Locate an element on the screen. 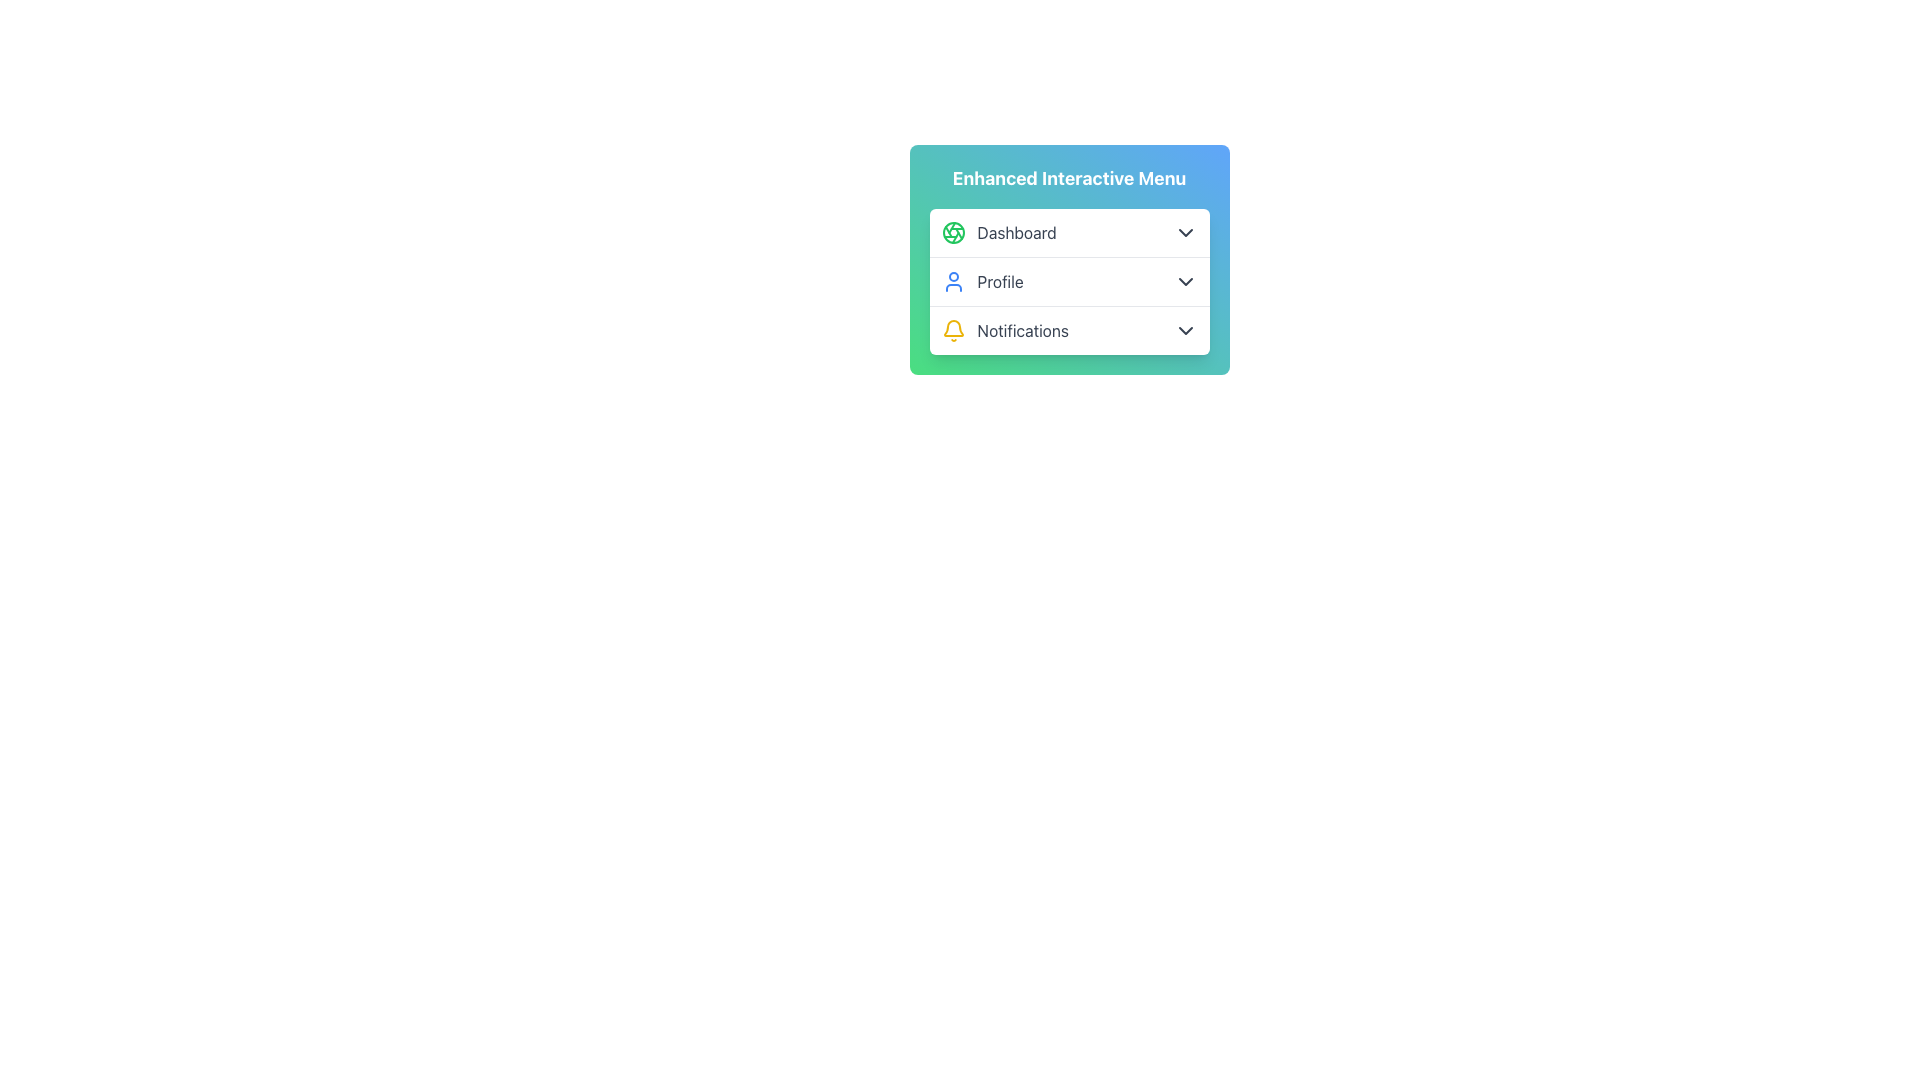  the 'Profile' menu option, which features a blue person icon next to the text 'Profile', positioned as the second element in the menu is located at coordinates (982, 281).